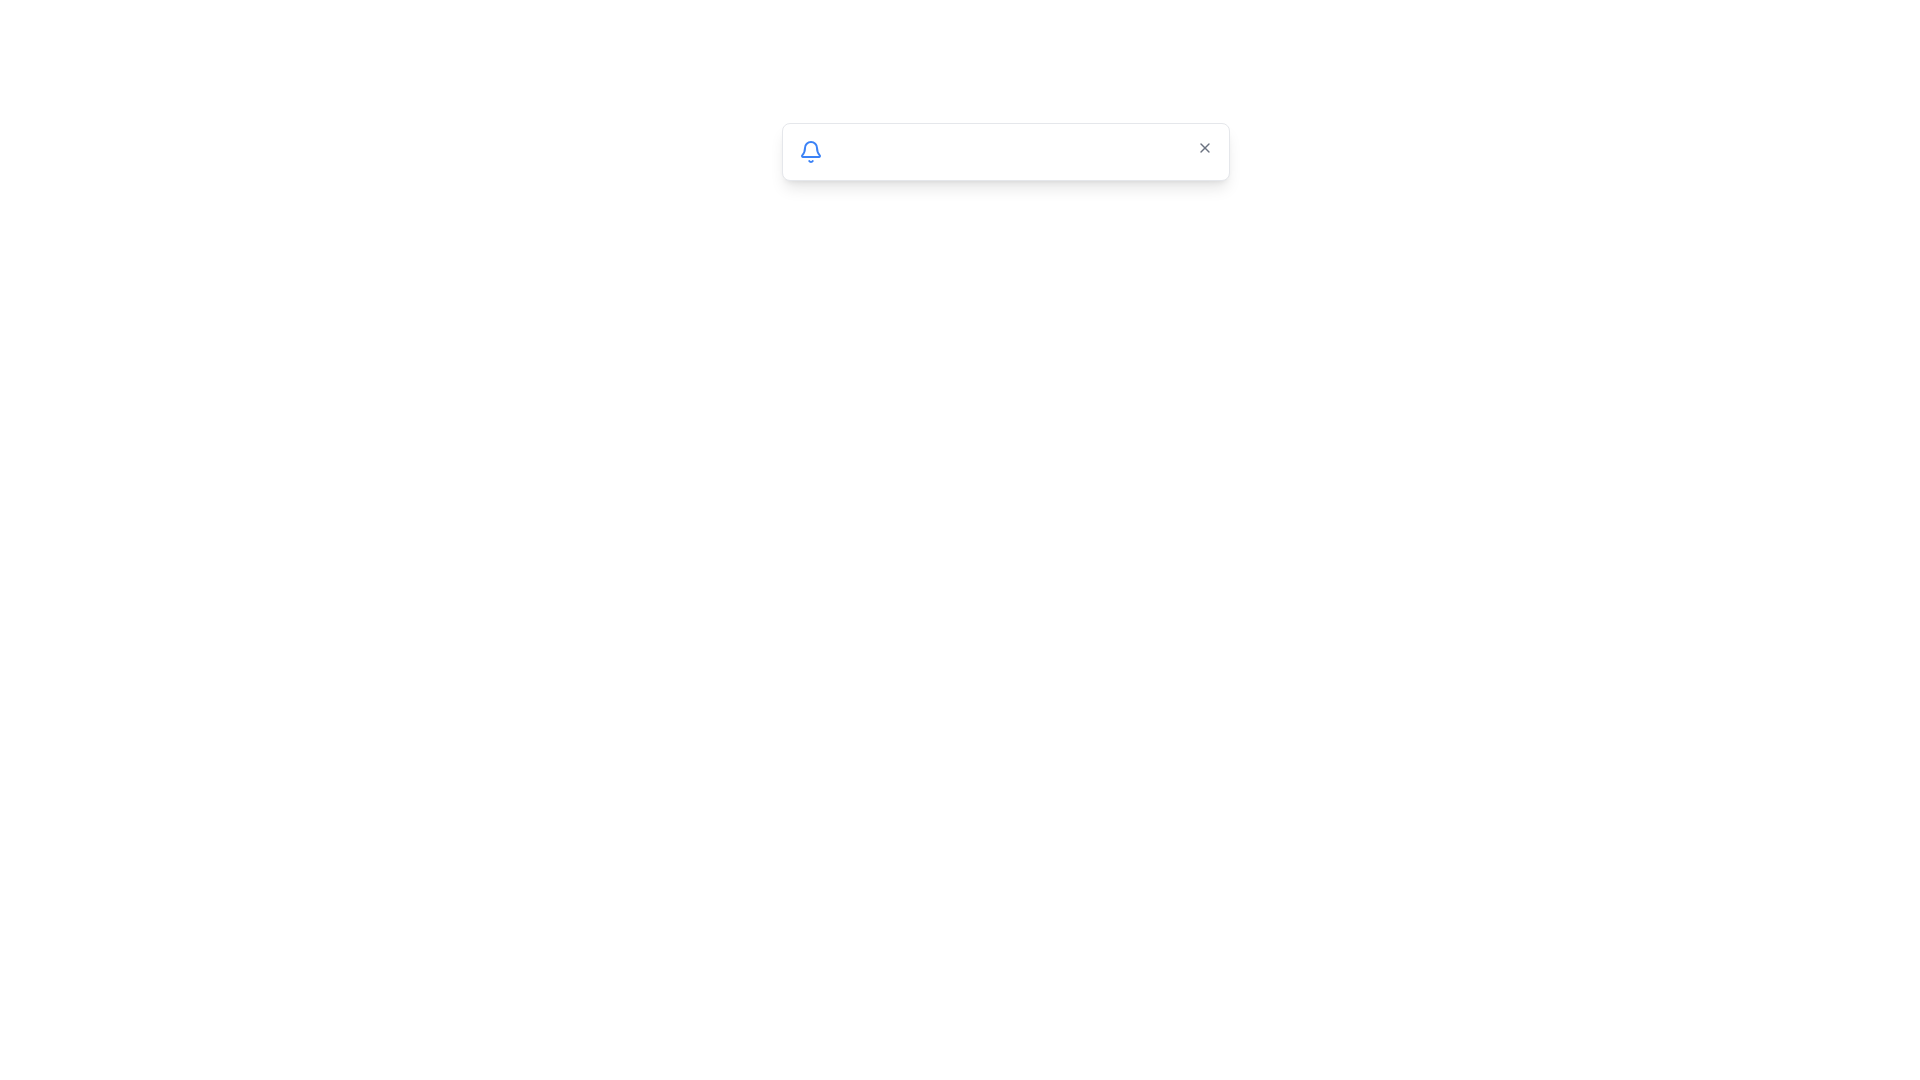 This screenshot has height=1080, width=1920. Describe the element at coordinates (811, 150) in the screenshot. I see `the visual representation of the bell icon located on the left-hand side of the notification bar, which serves as an identifier for notifications or alerts` at that location.